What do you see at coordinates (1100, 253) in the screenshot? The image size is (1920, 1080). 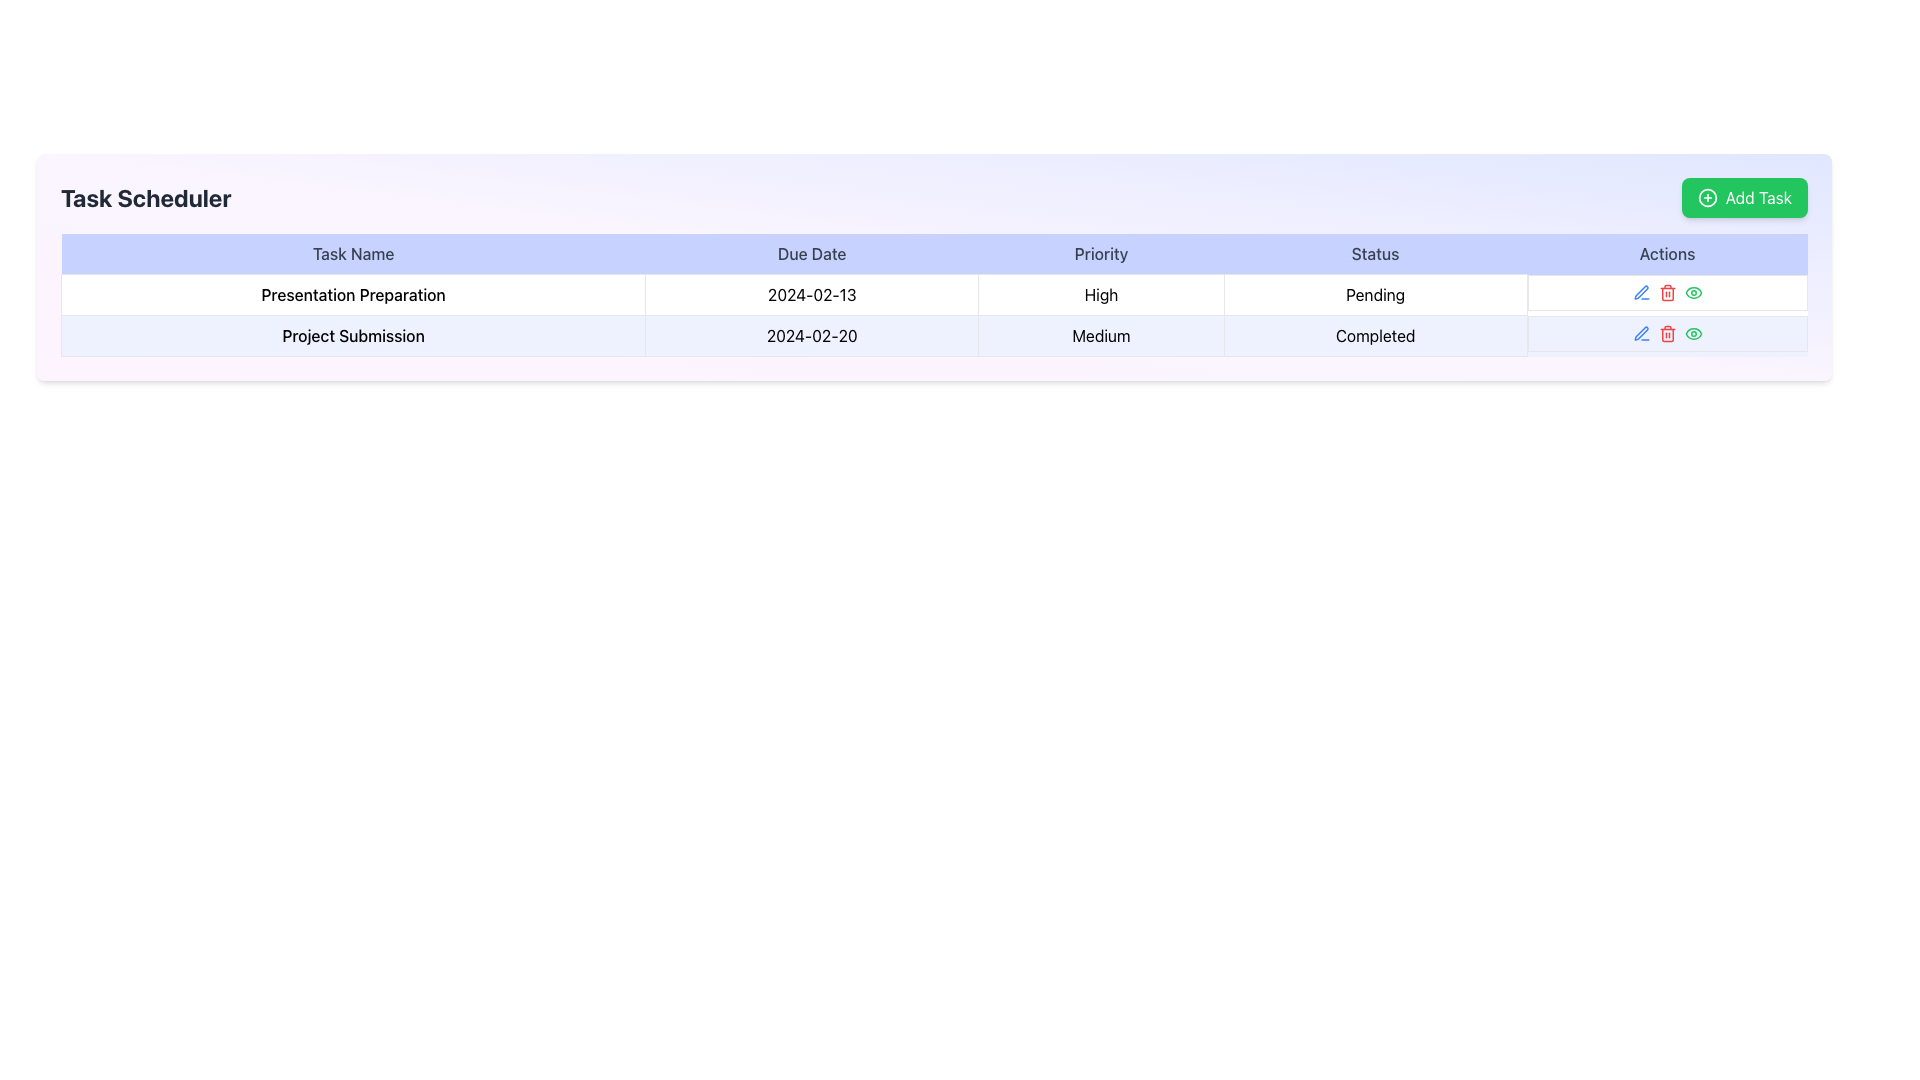 I see `the third column header cell indicating priority information in the tasks table` at bounding box center [1100, 253].